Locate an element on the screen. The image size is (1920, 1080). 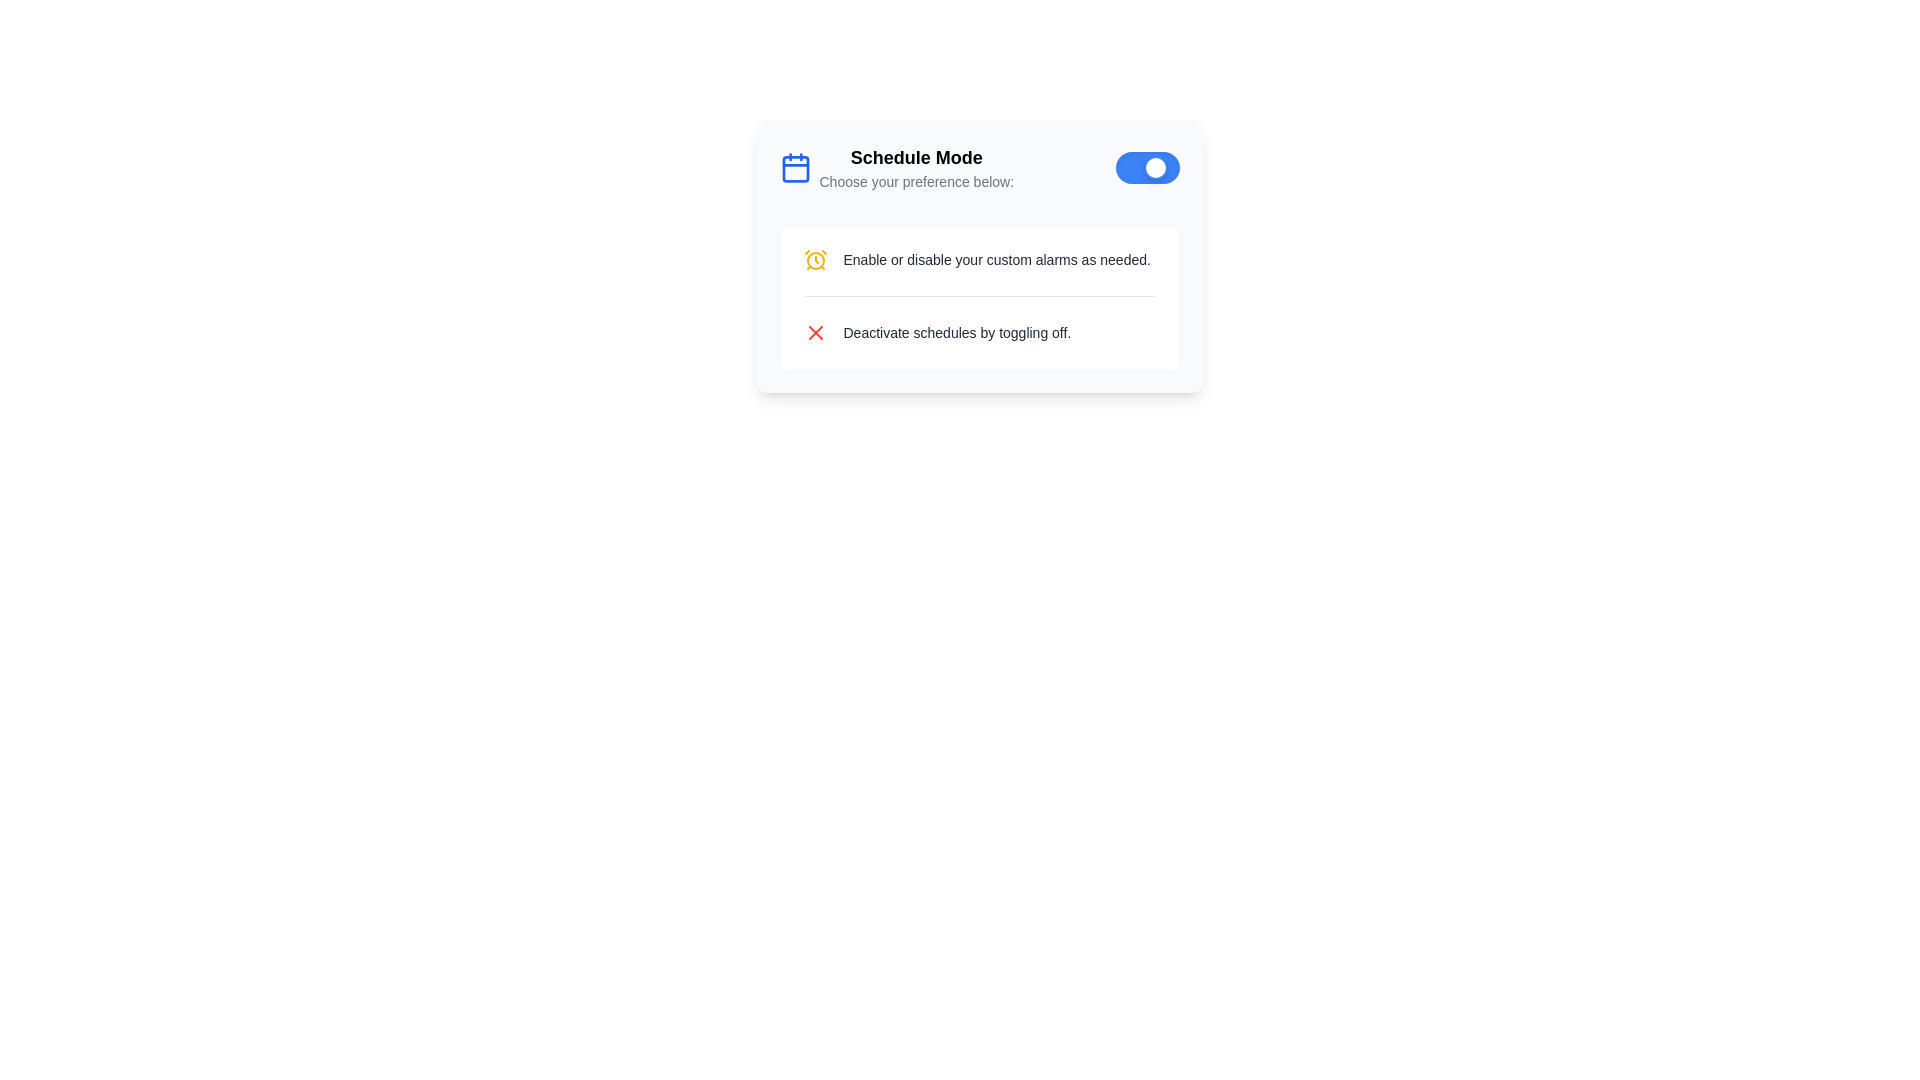
text block containing the heading 'Schedule Mode' and subheading 'Choose your preference below' for instructions is located at coordinates (915, 167).